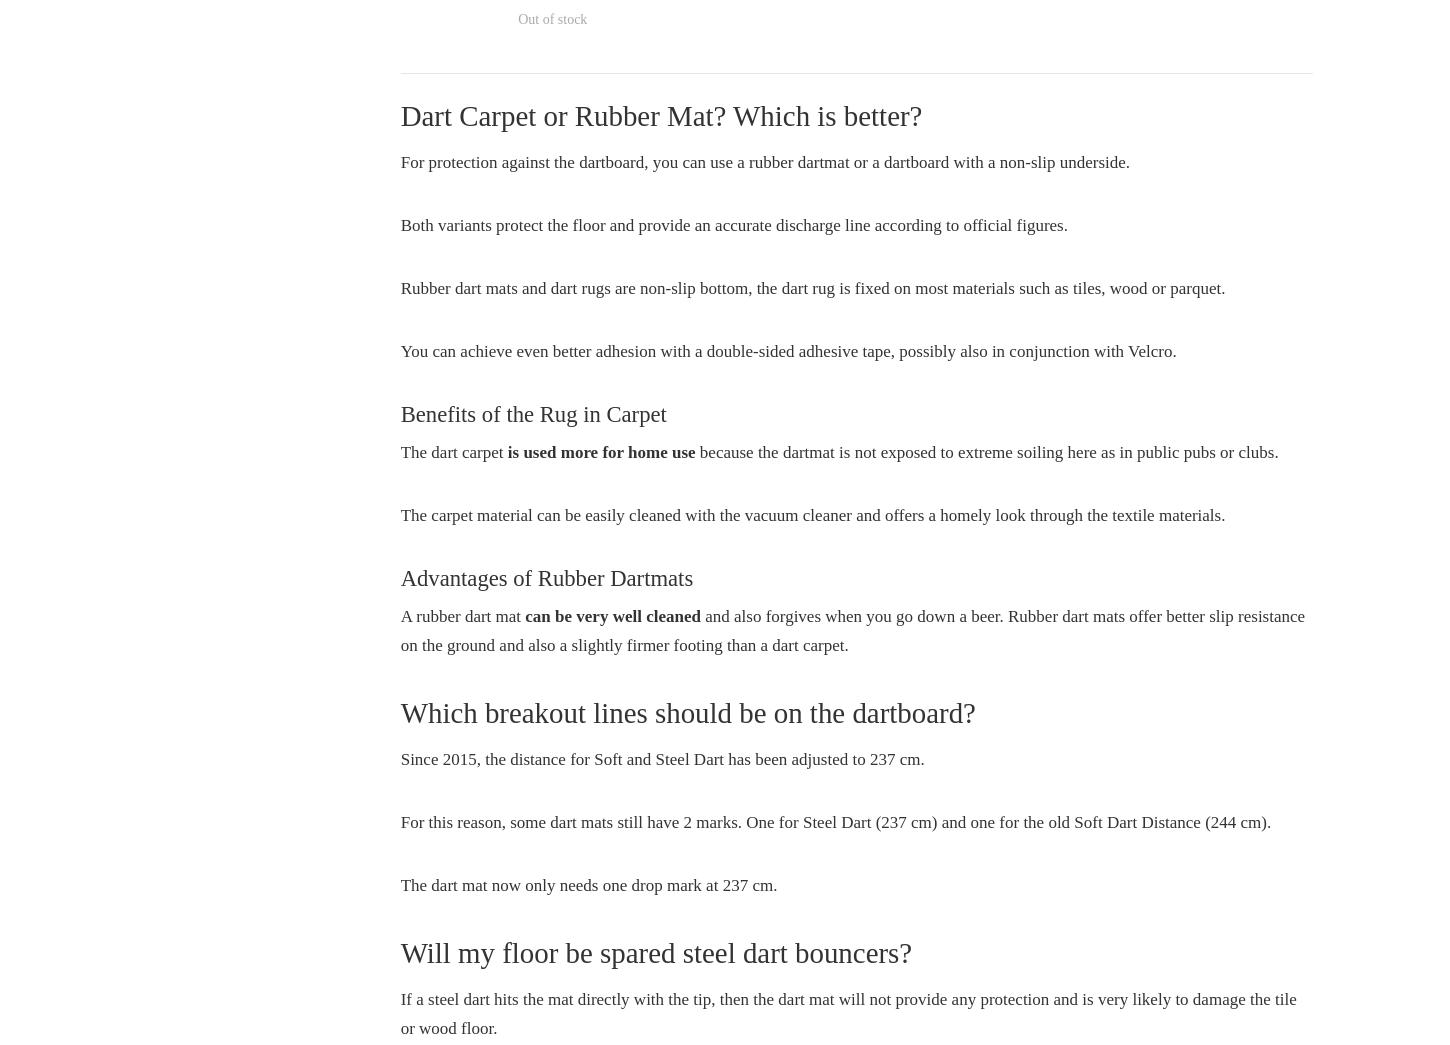  Describe the element at coordinates (733, 225) in the screenshot. I see `'Both variants protect the floor and provide an accurate discharge line according to official figures.'` at that location.